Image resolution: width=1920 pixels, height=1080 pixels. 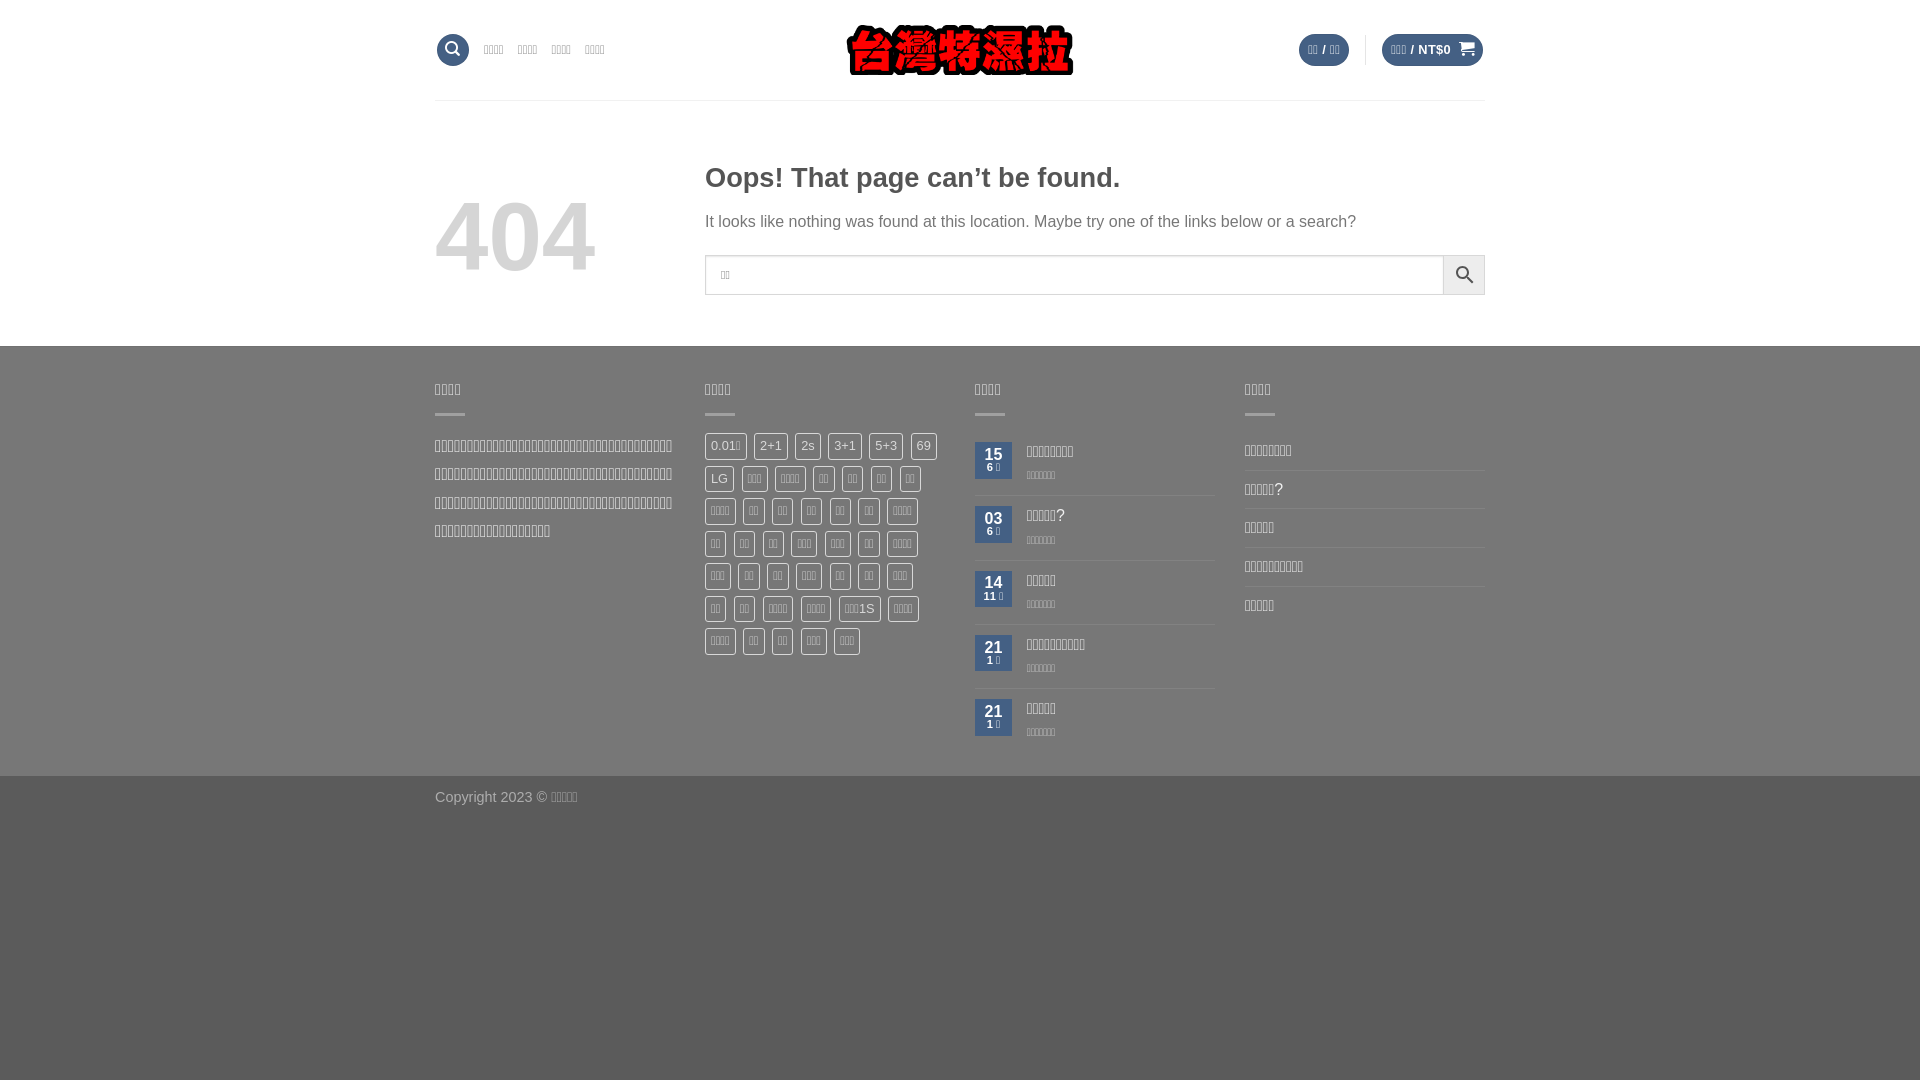 I want to click on 'LG', so click(x=719, y=478).